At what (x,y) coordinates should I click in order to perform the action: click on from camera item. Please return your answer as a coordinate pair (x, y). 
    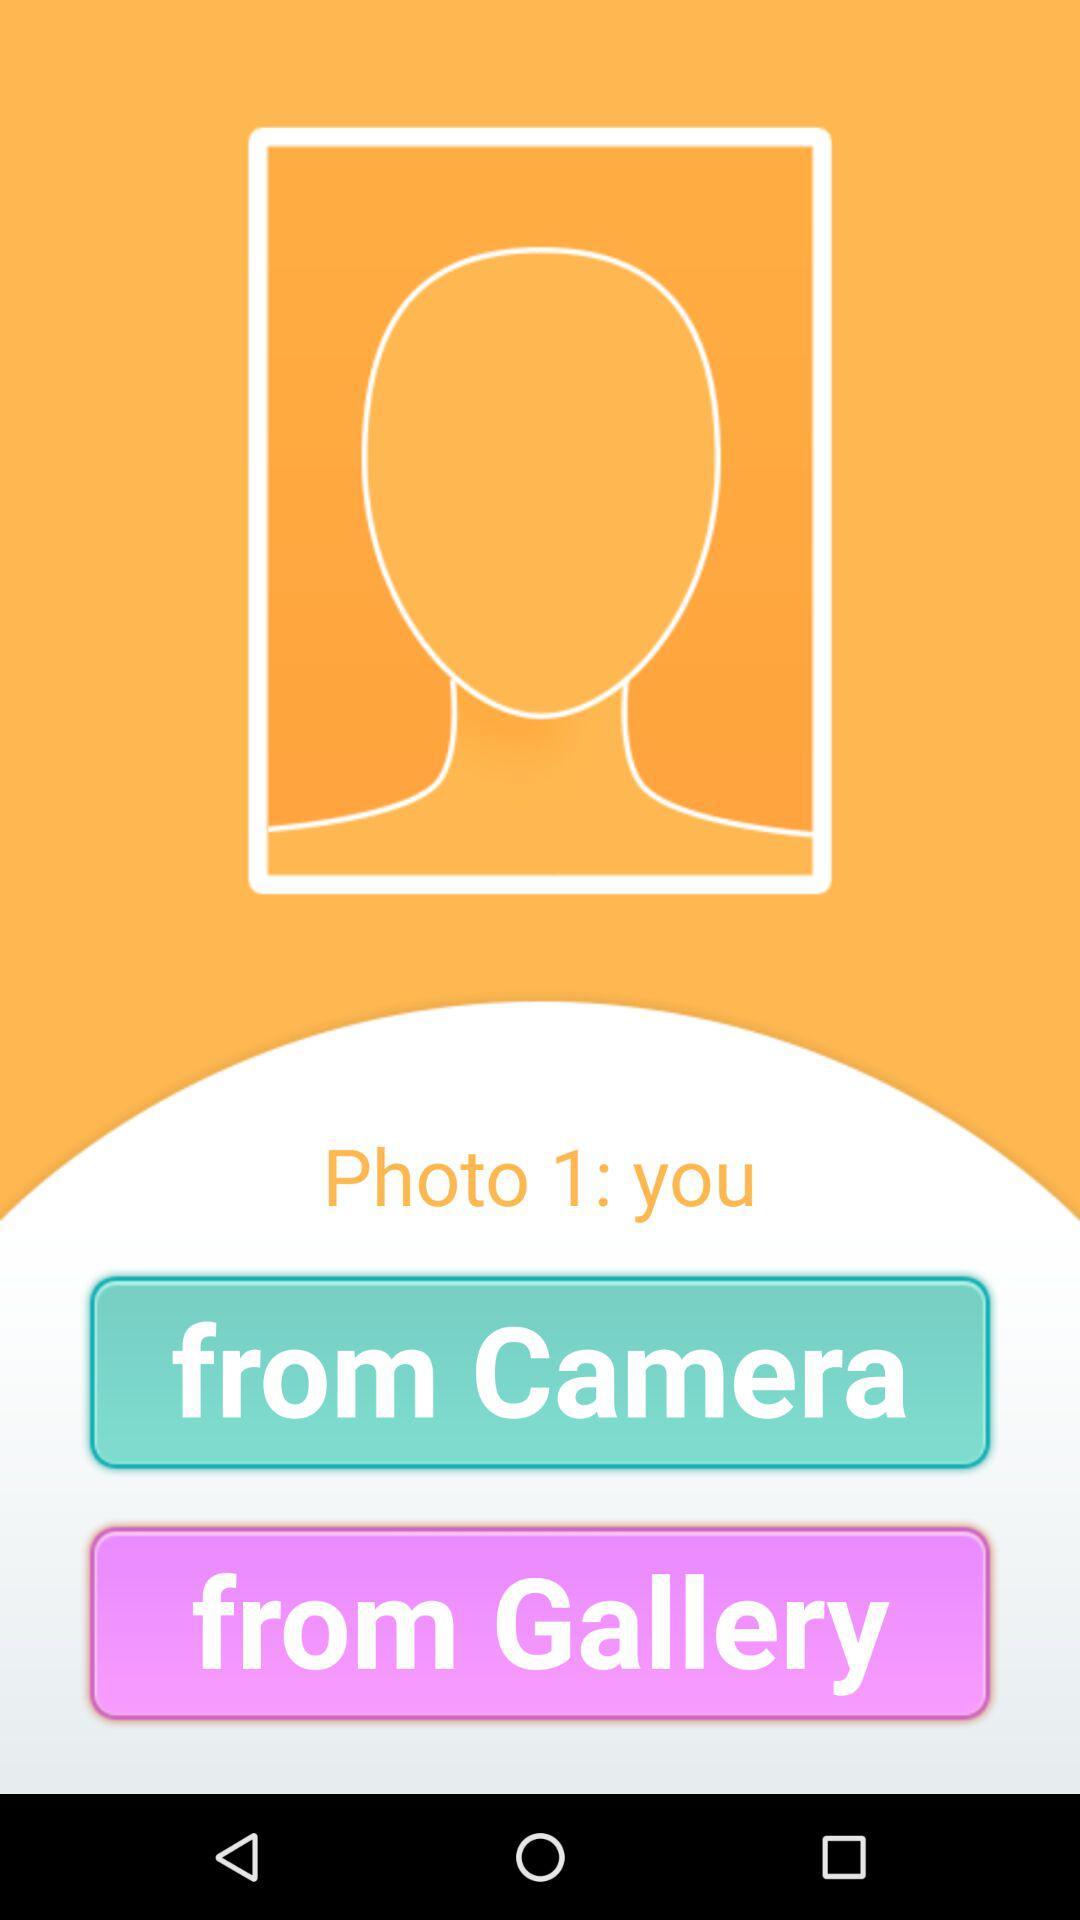
    Looking at the image, I should click on (540, 1371).